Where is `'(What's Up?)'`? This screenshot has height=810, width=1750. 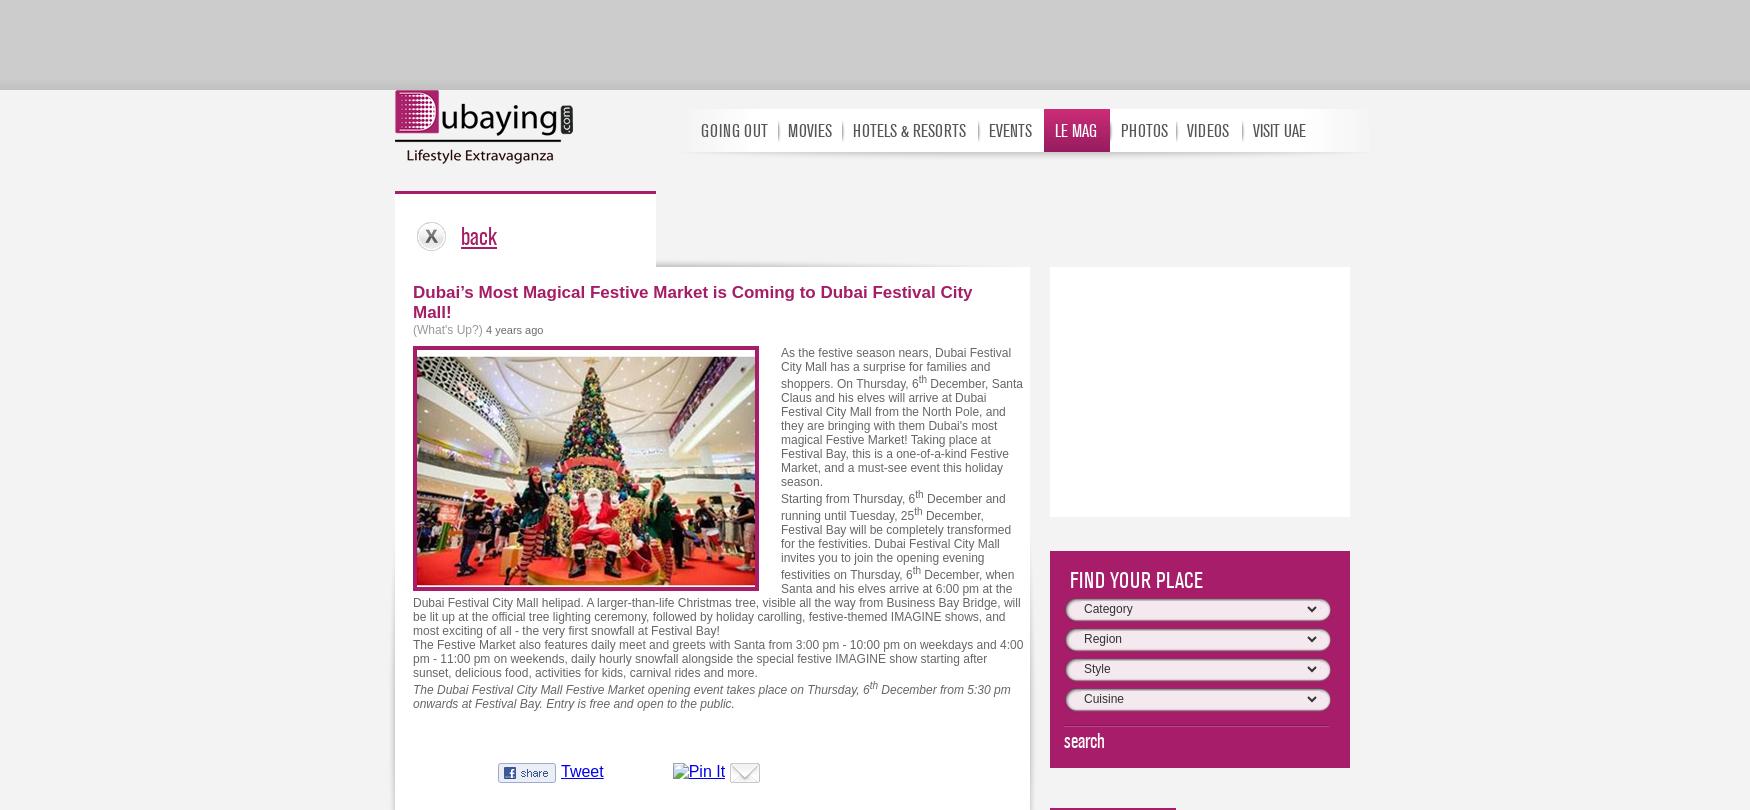 '(What's Up?)' is located at coordinates (449, 328).